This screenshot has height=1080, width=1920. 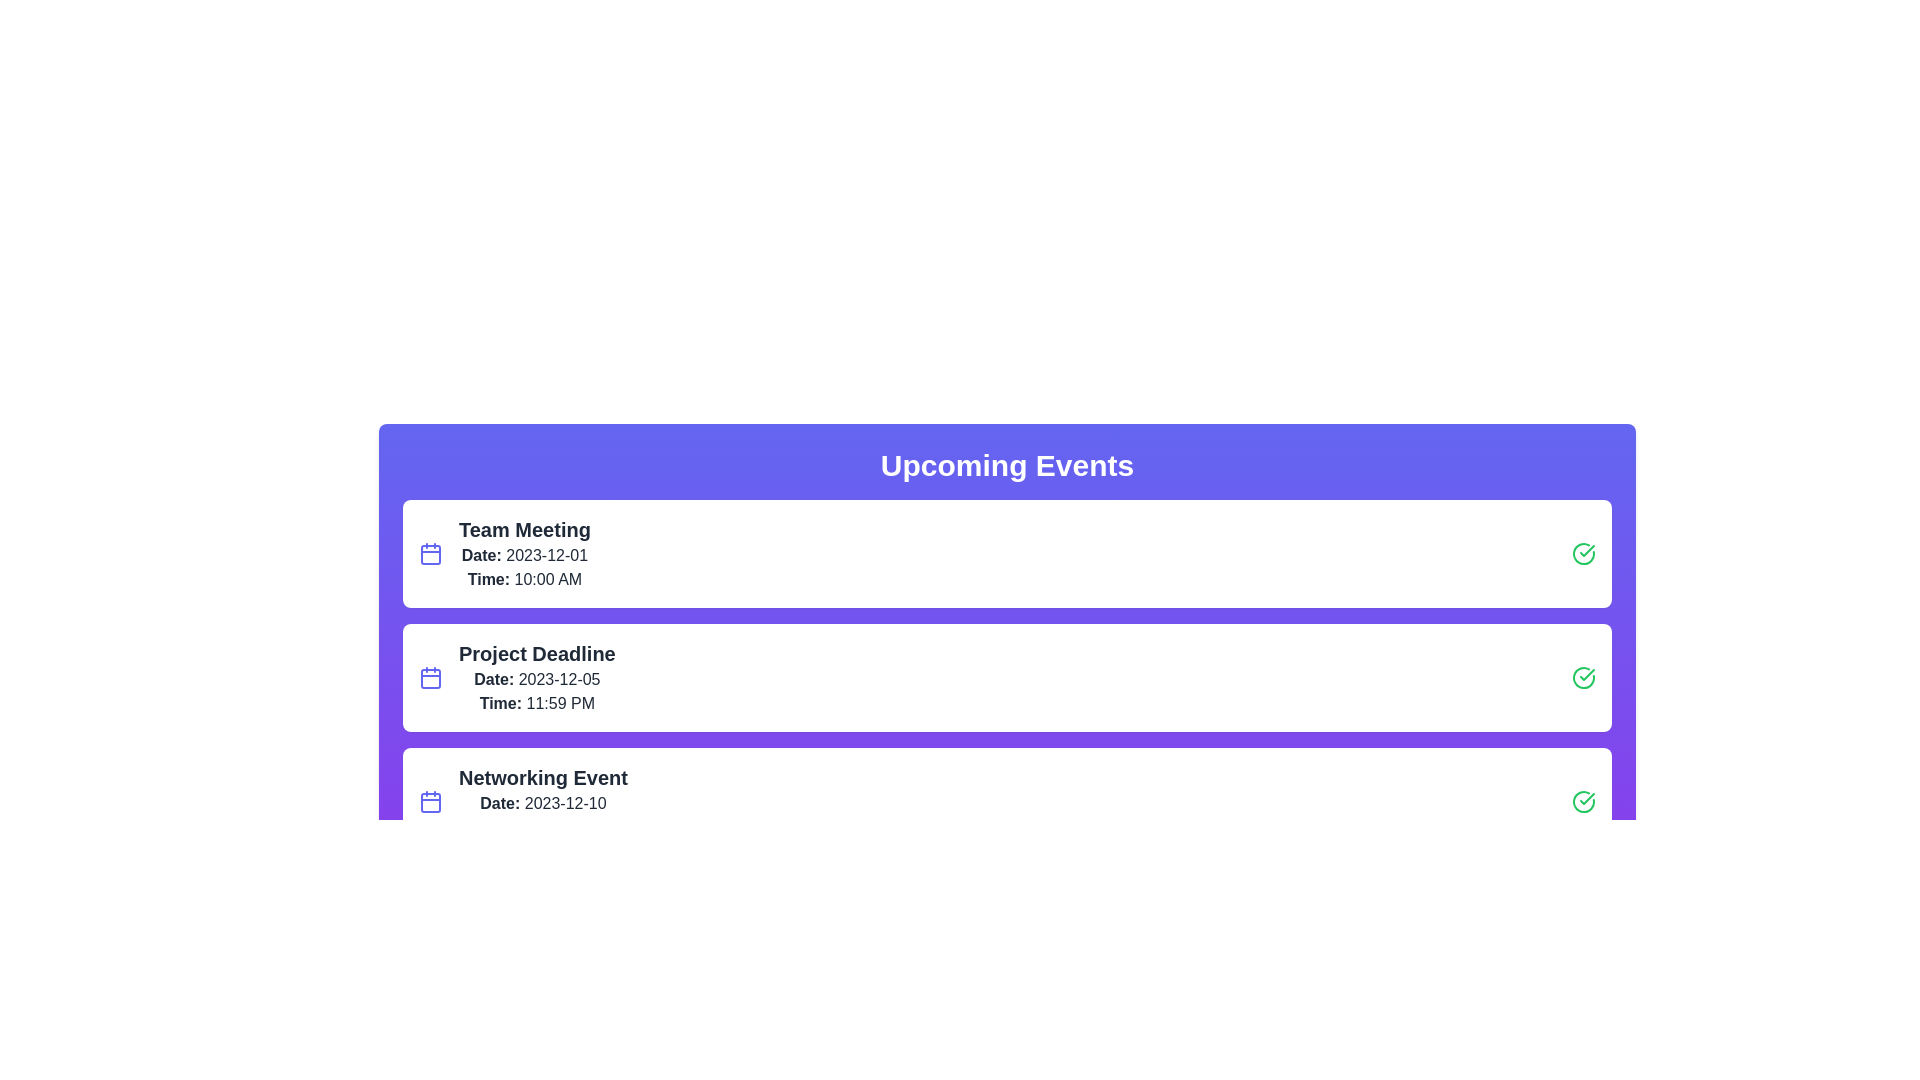 I want to click on the status indicator icon for the 'Networking Event' entry, located at the far-right end of the row containing the event details, so click(x=1583, y=801).